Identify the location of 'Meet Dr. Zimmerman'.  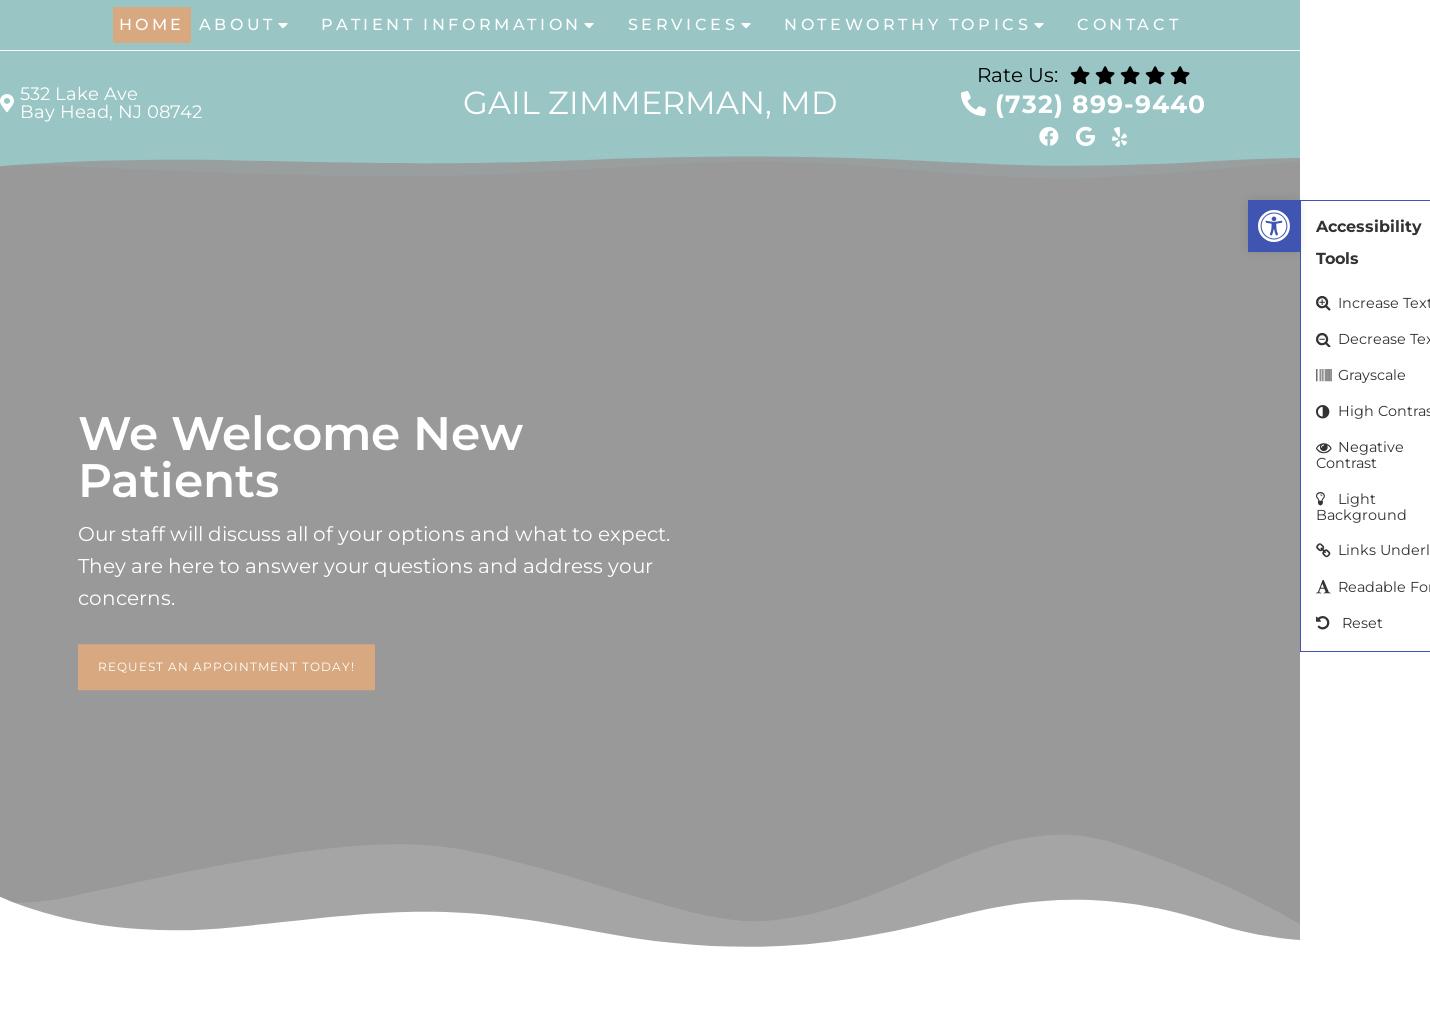
(265, 74).